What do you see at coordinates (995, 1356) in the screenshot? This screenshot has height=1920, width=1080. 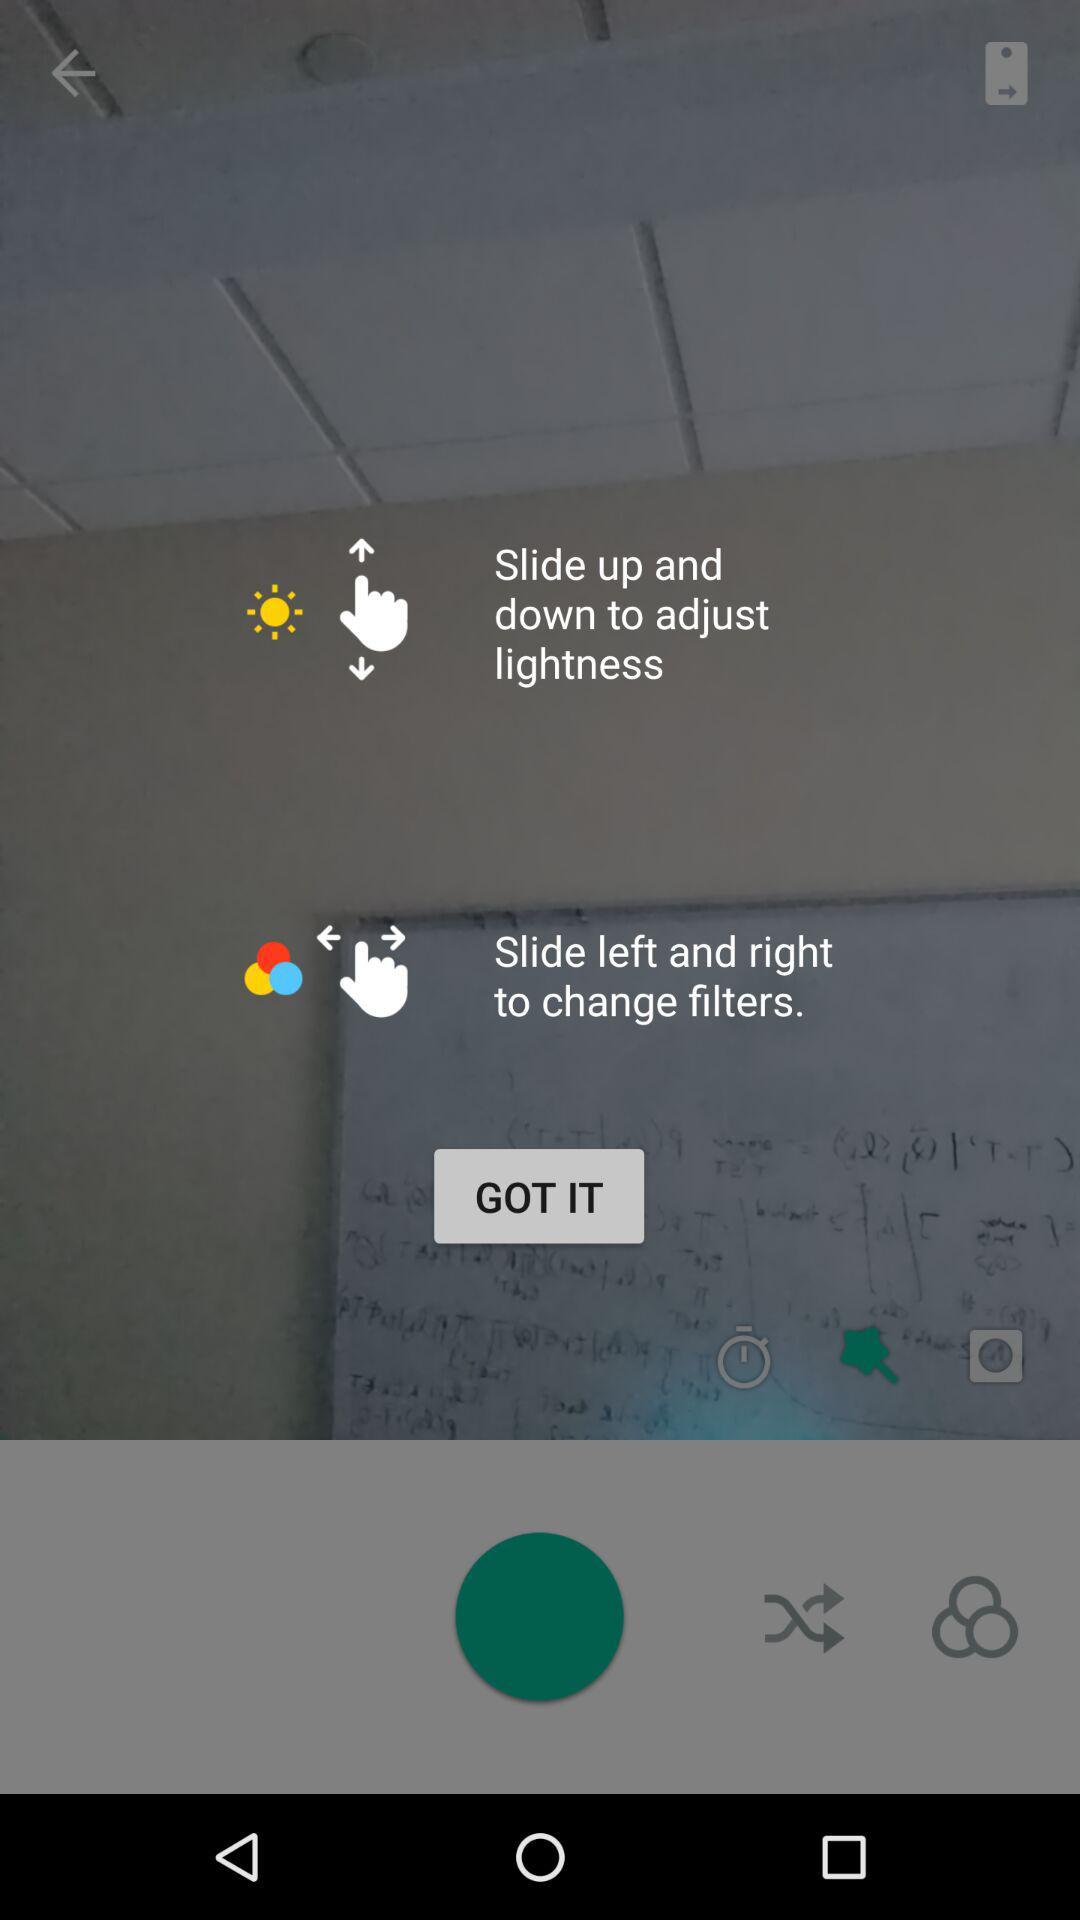 I see `record` at bounding box center [995, 1356].